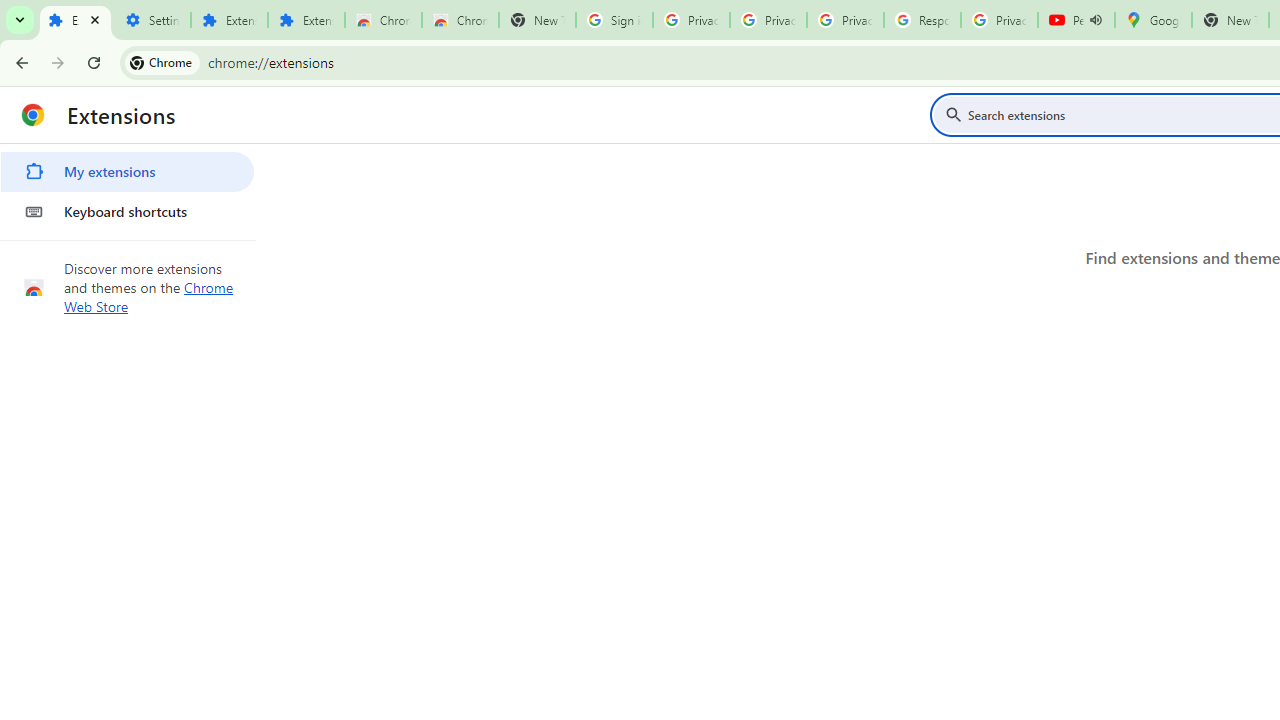  I want to click on 'Mute tab', so click(1094, 20).